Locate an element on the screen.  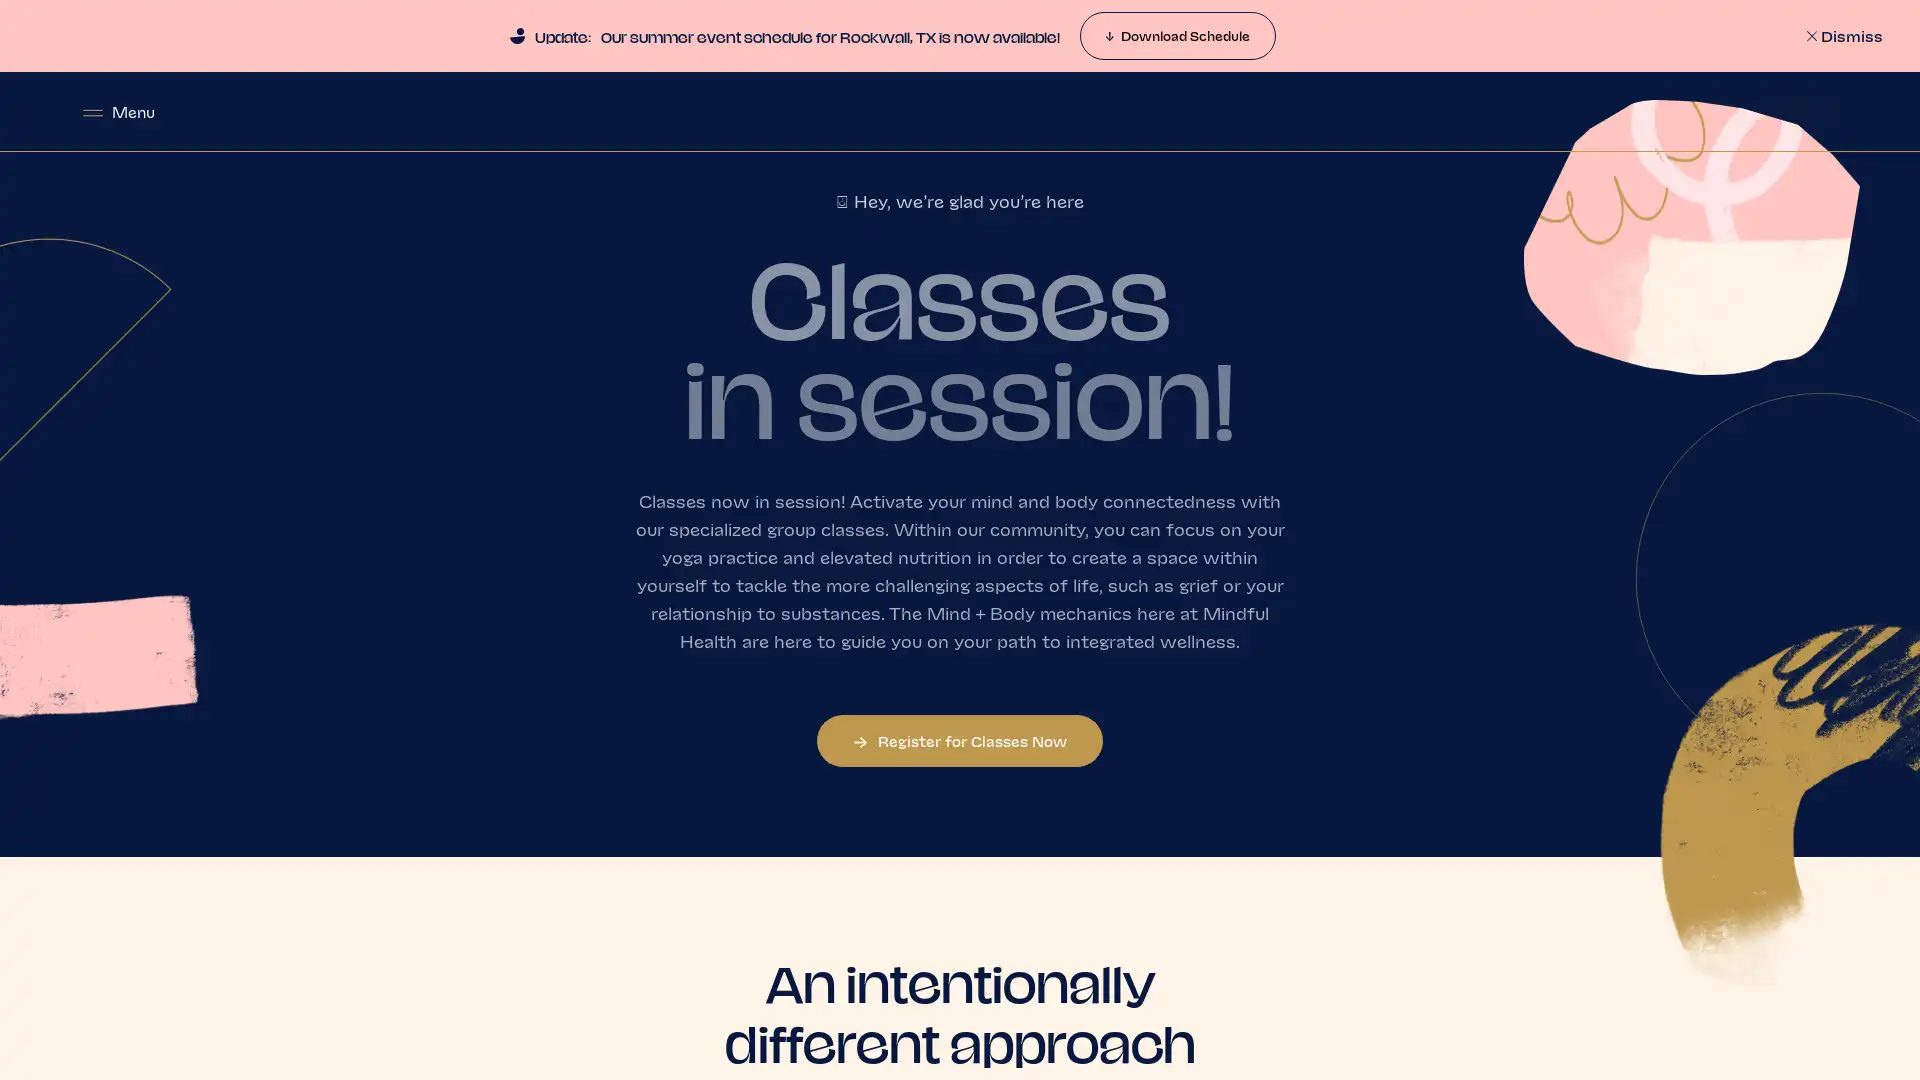
me Make Appointment is located at coordinates (1731, 111).